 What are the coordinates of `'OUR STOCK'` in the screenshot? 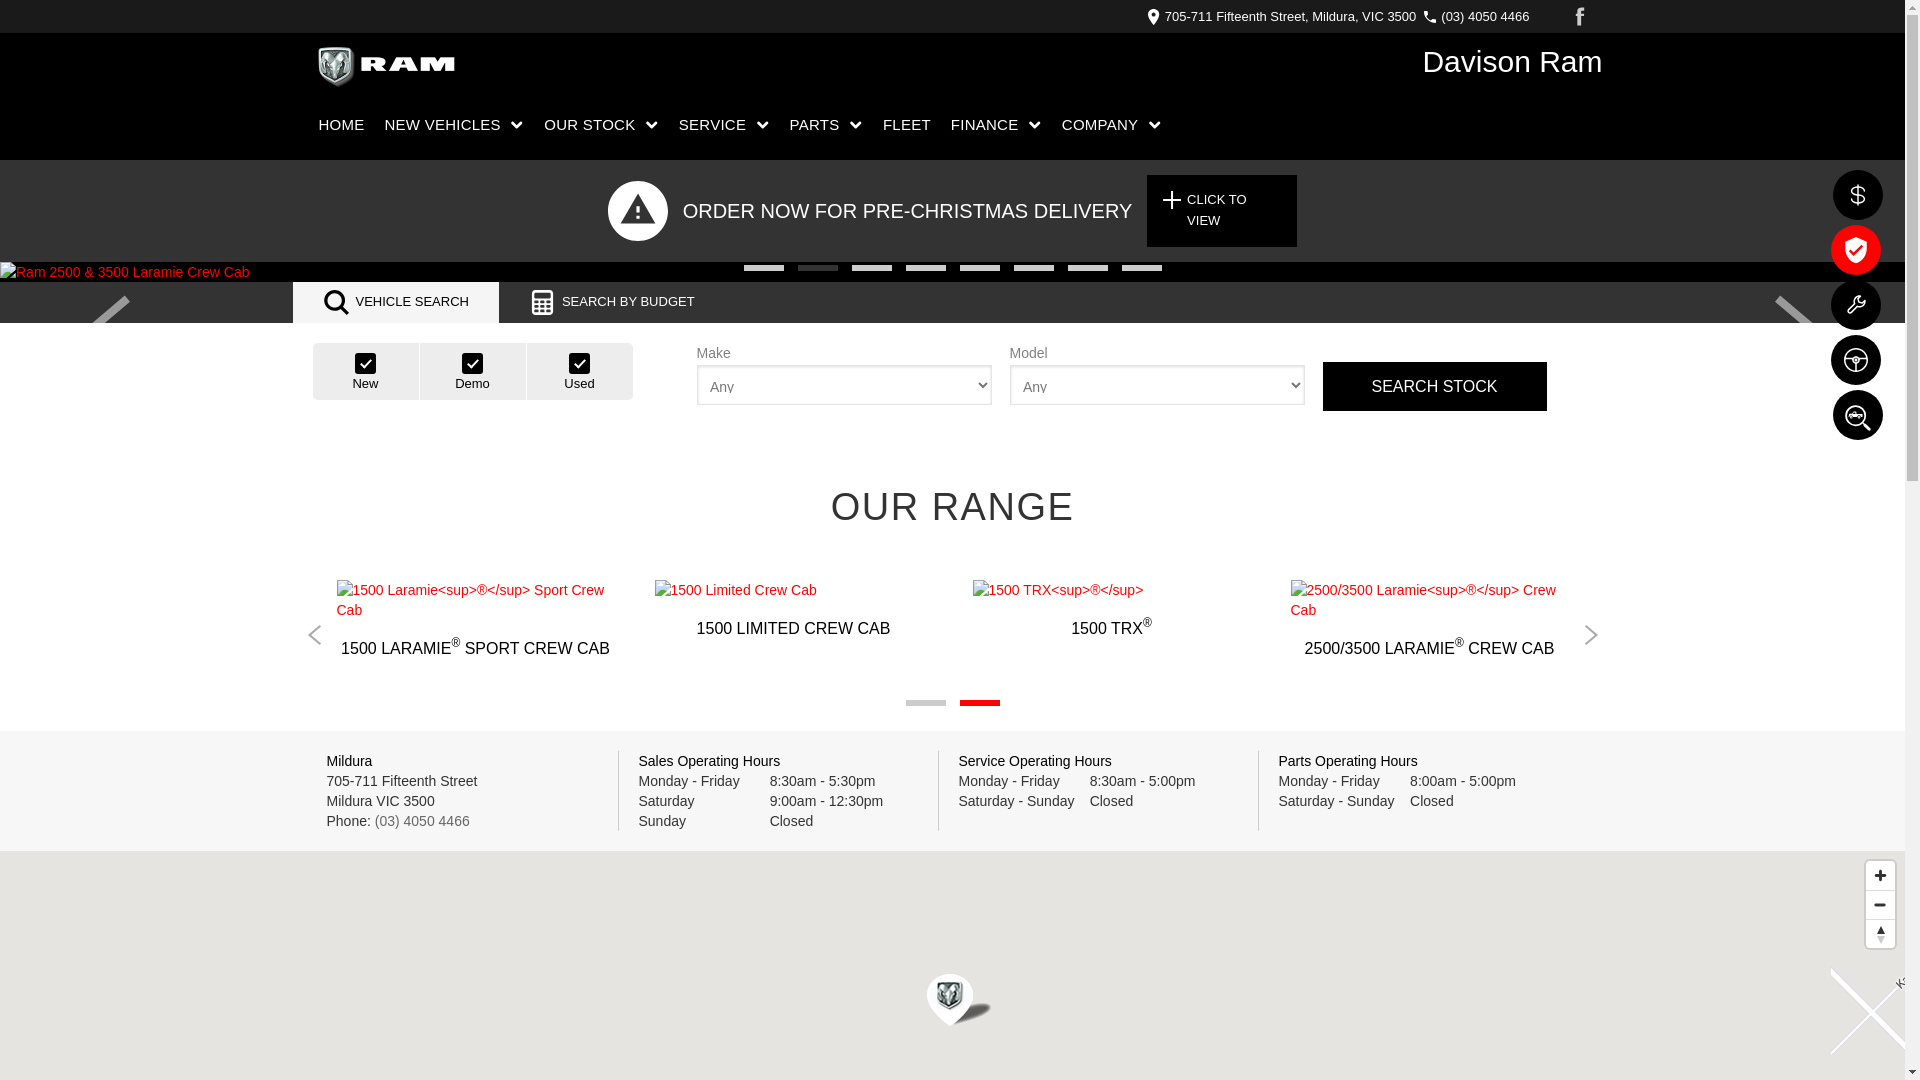 It's located at (600, 124).